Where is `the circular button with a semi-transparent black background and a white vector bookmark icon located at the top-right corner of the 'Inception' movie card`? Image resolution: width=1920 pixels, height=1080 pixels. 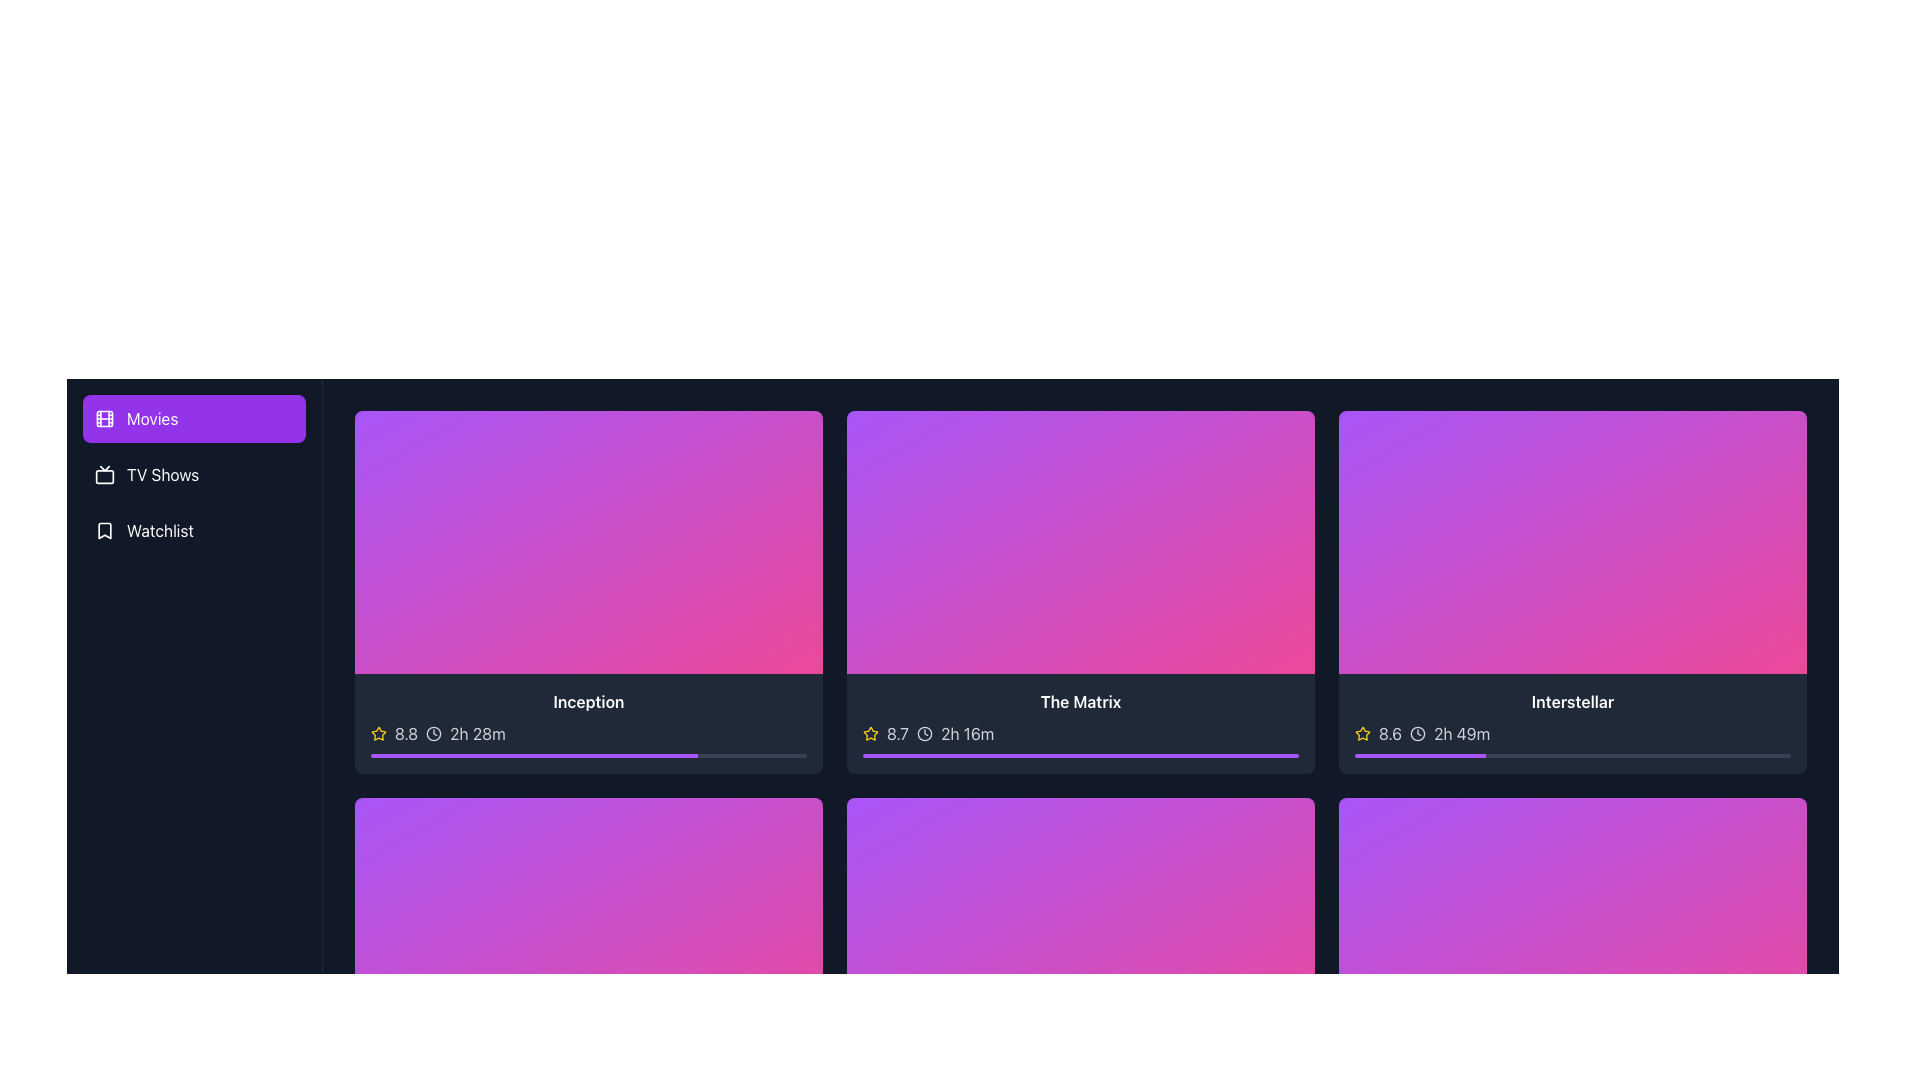 the circular button with a semi-transparent black background and a white vector bookmark icon located at the top-right corner of the 'Inception' movie card is located at coordinates (797, 434).